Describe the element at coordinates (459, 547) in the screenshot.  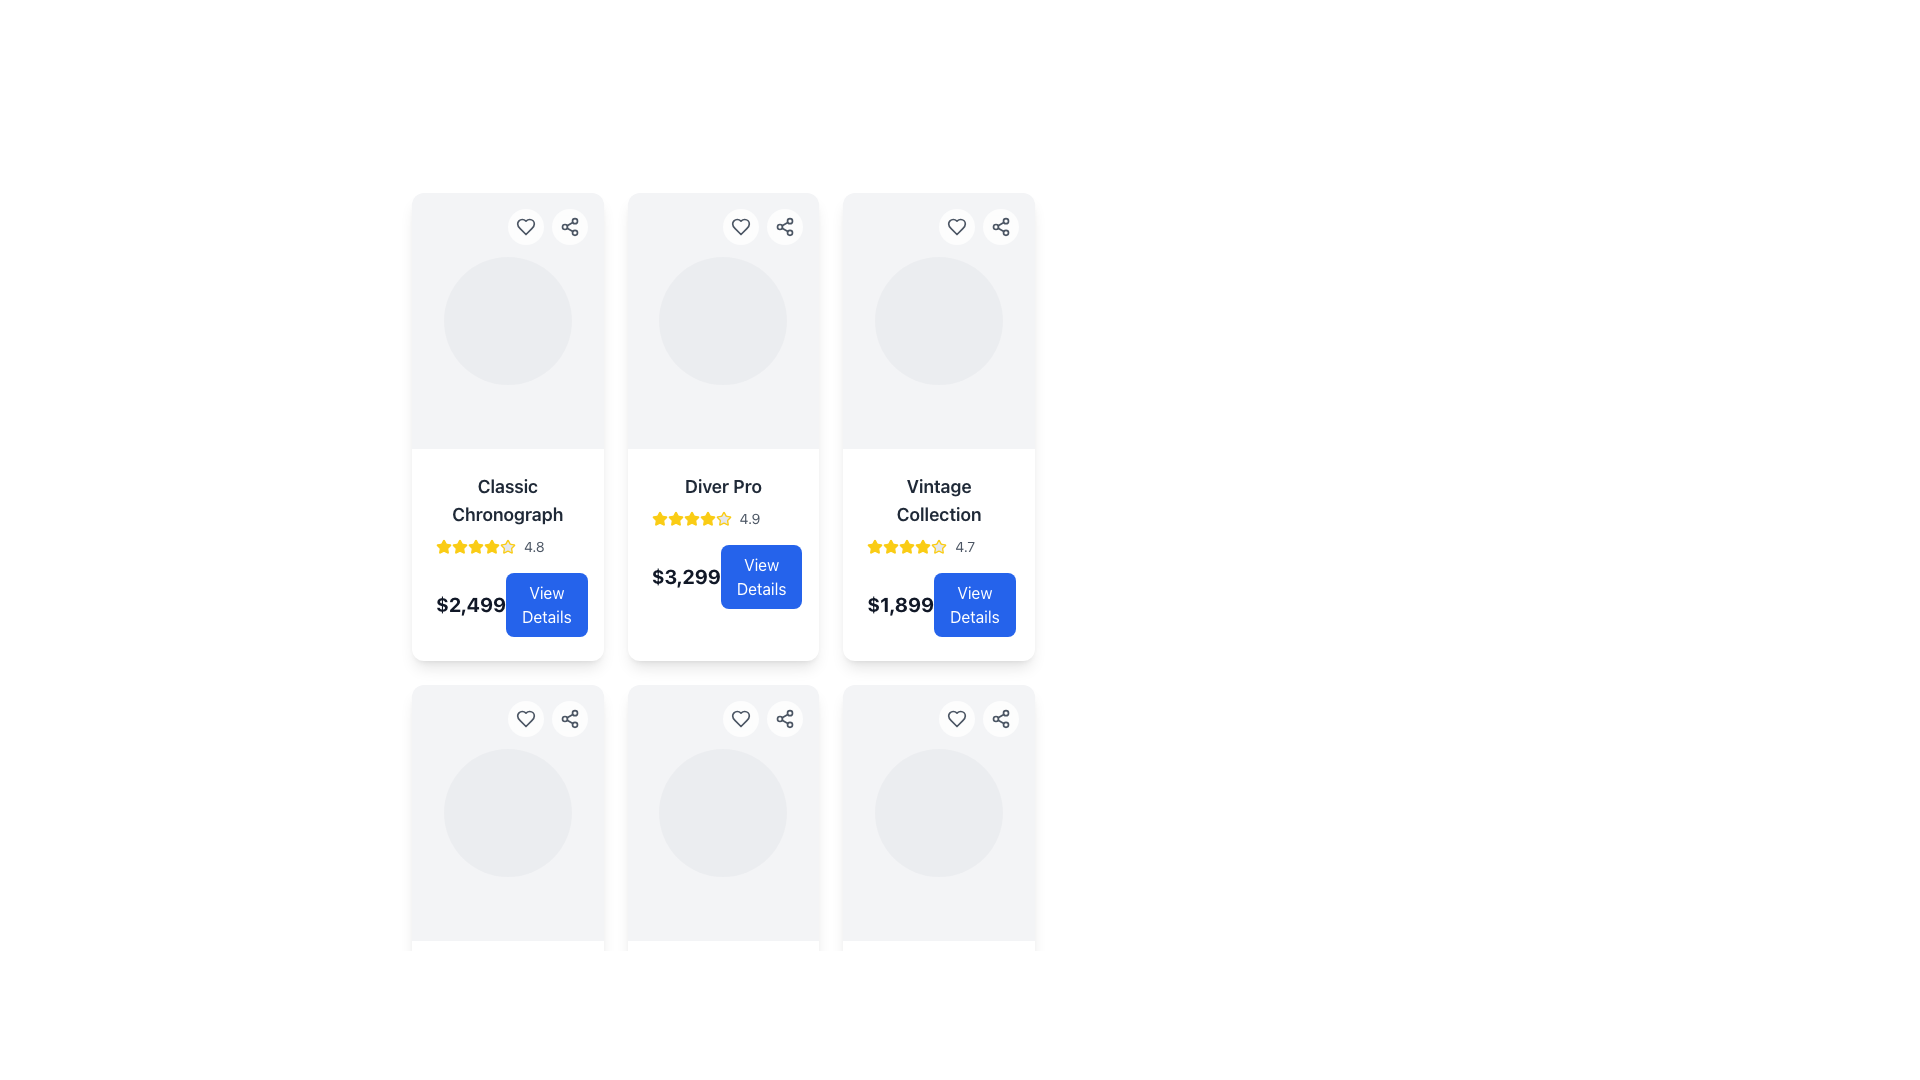
I see `the third star in the five-star rating system for a product, located below the product name and above the price` at that location.